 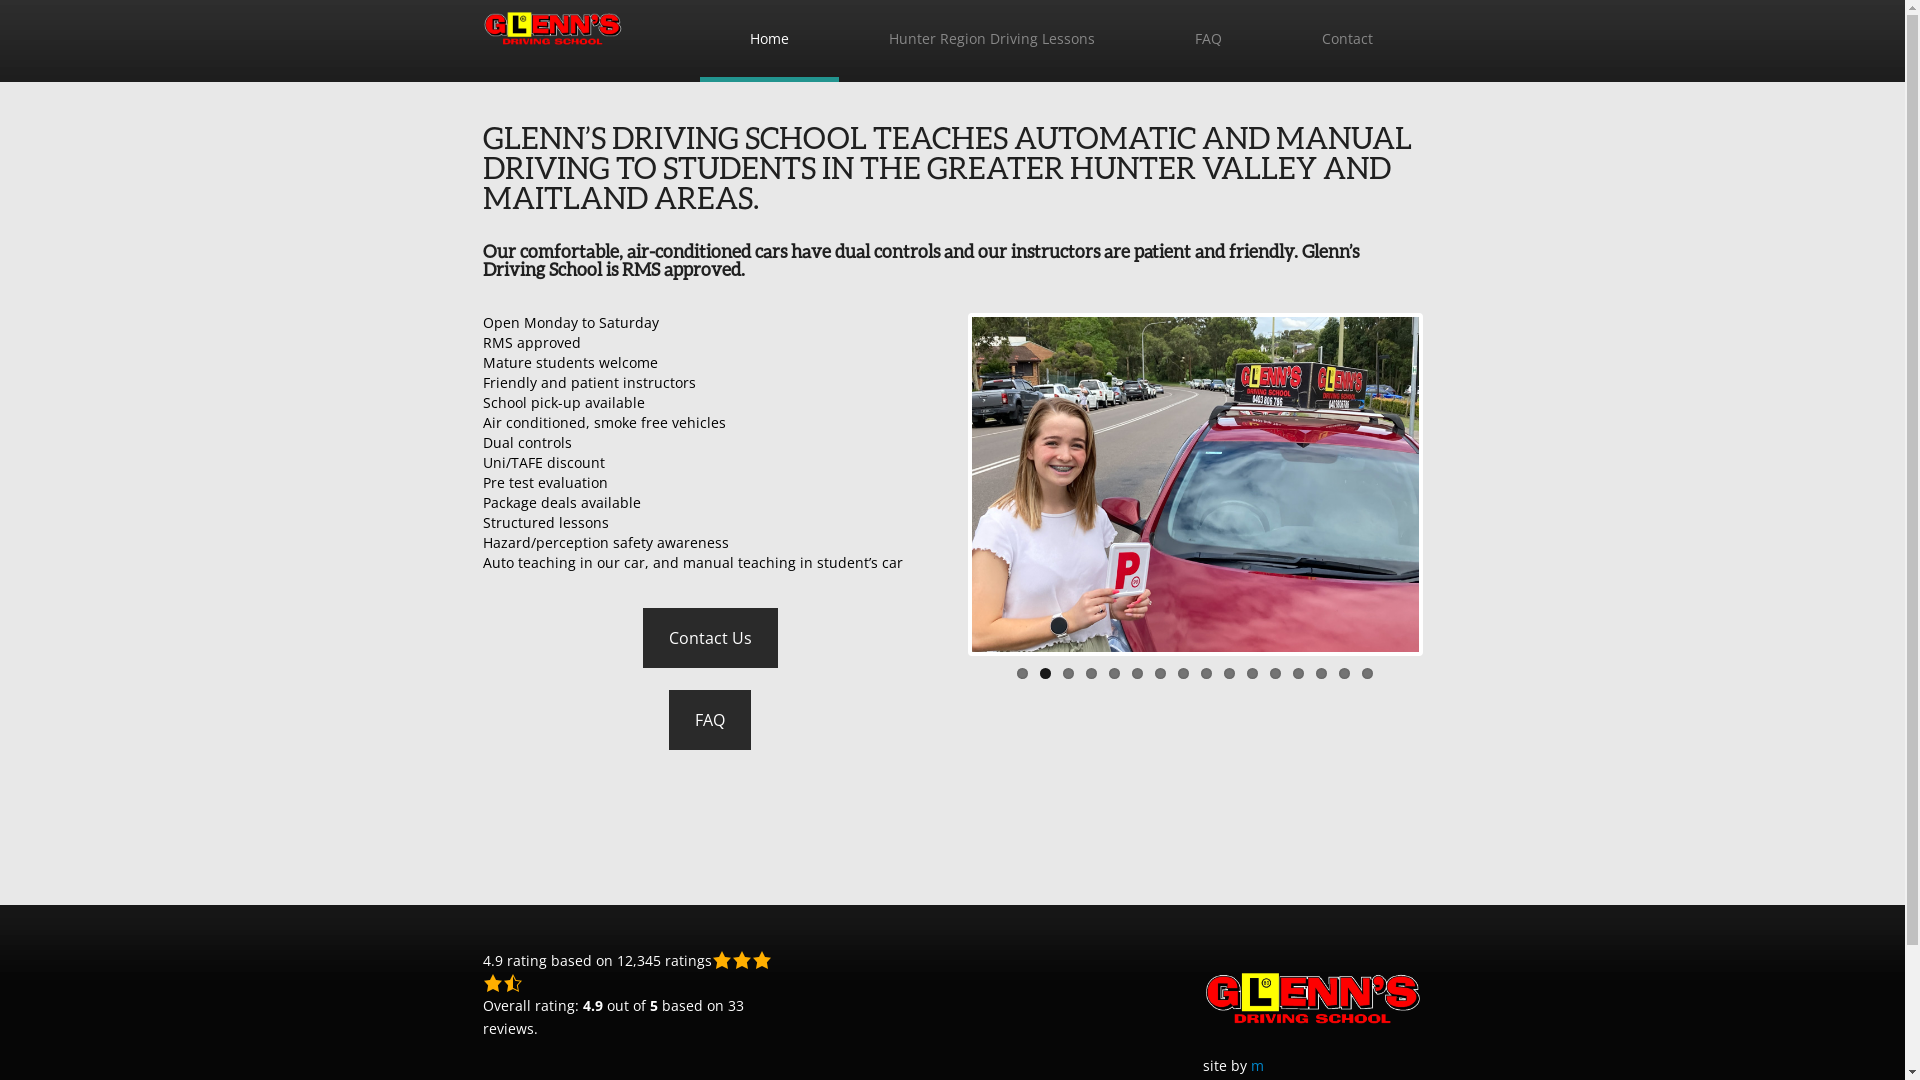 I want to click on '6', so click(x=1137, y=673).